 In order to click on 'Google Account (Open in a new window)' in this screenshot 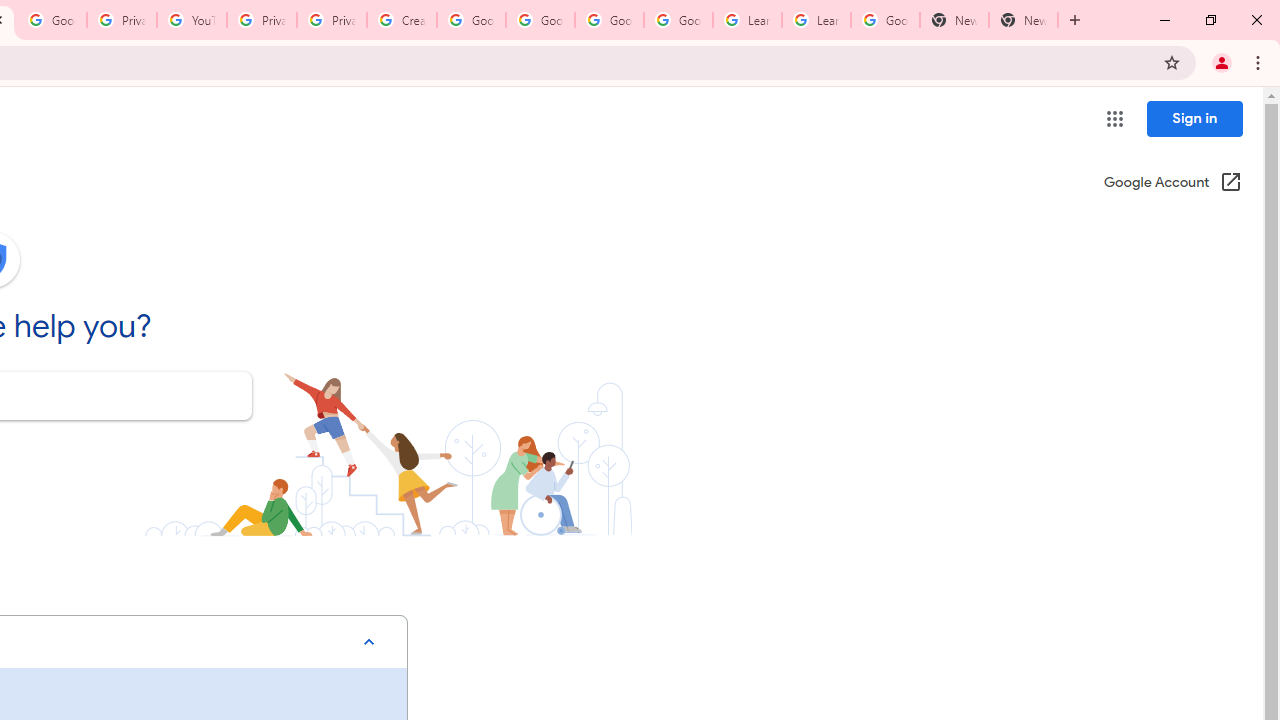, I will do `click(1173, 183)`.